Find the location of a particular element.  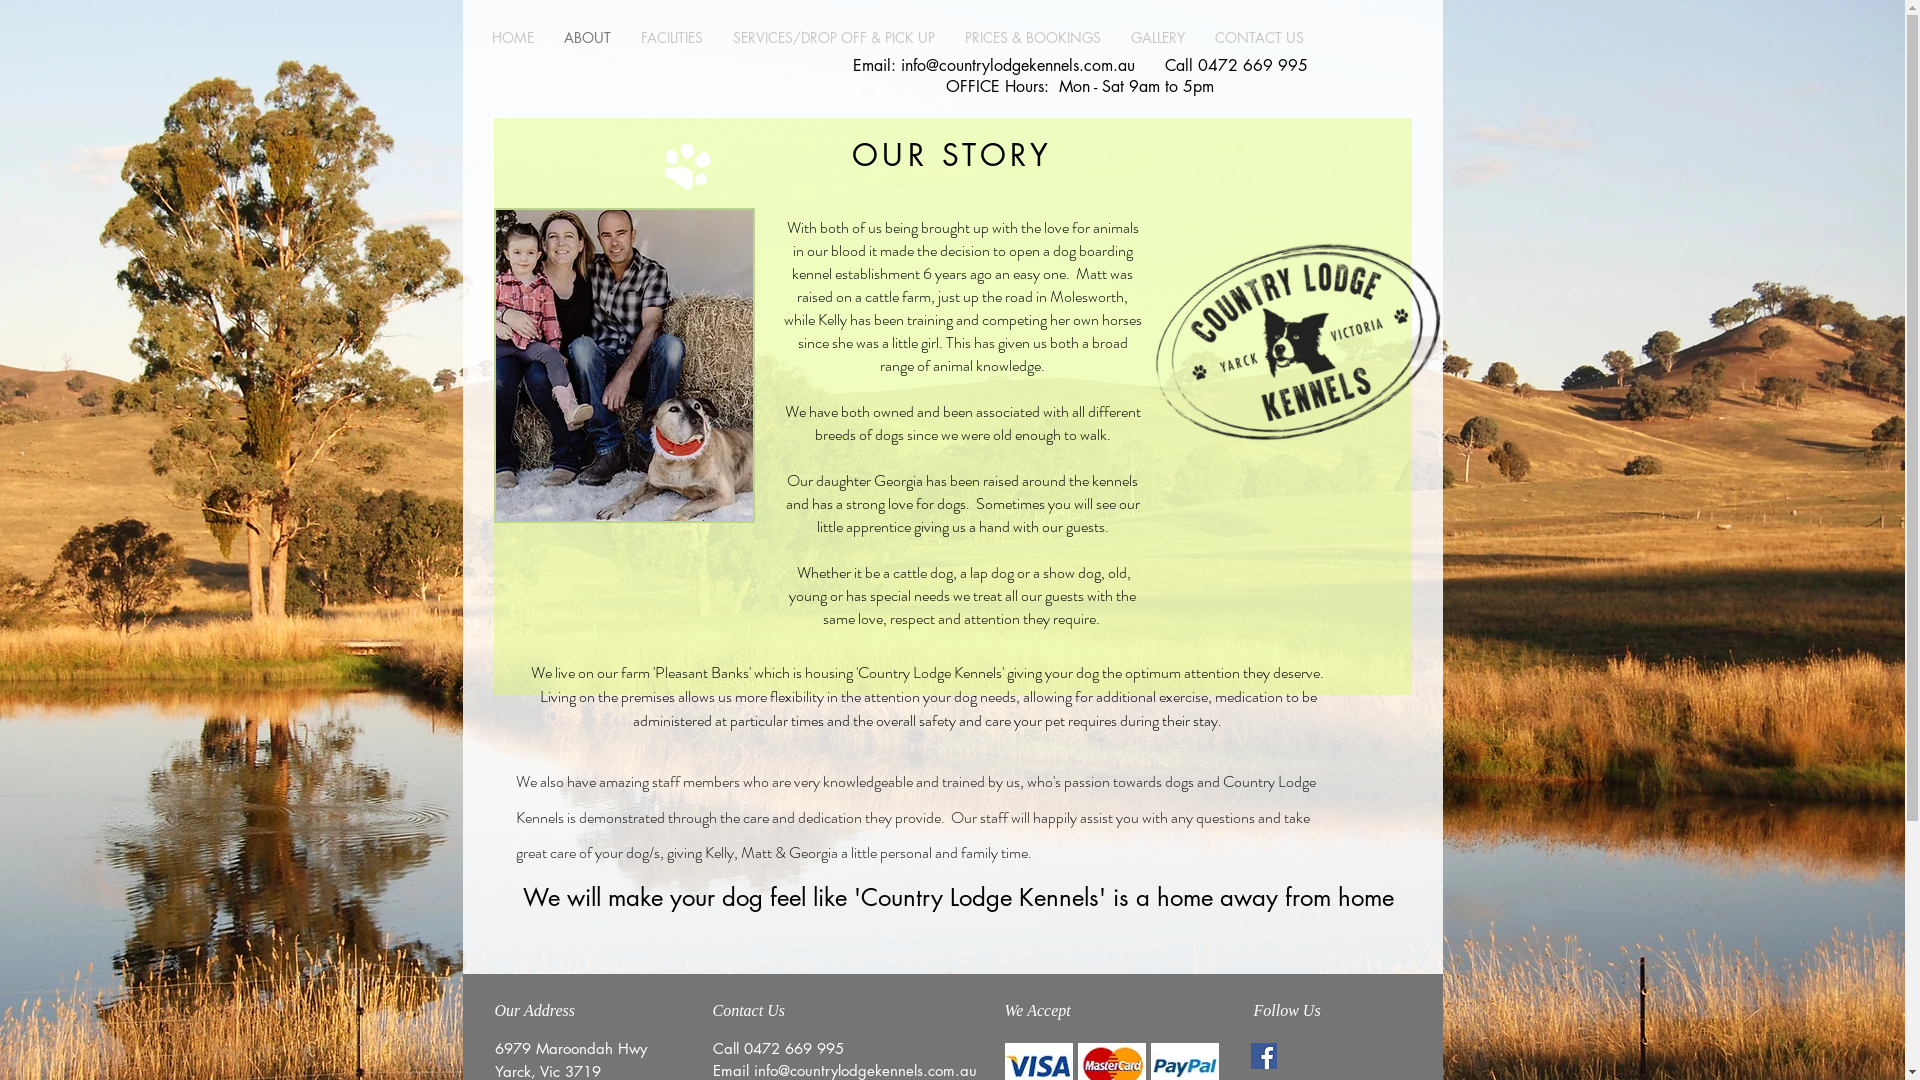

'PRICES & BOOKINGS' is located at coordinates (1032, 38).